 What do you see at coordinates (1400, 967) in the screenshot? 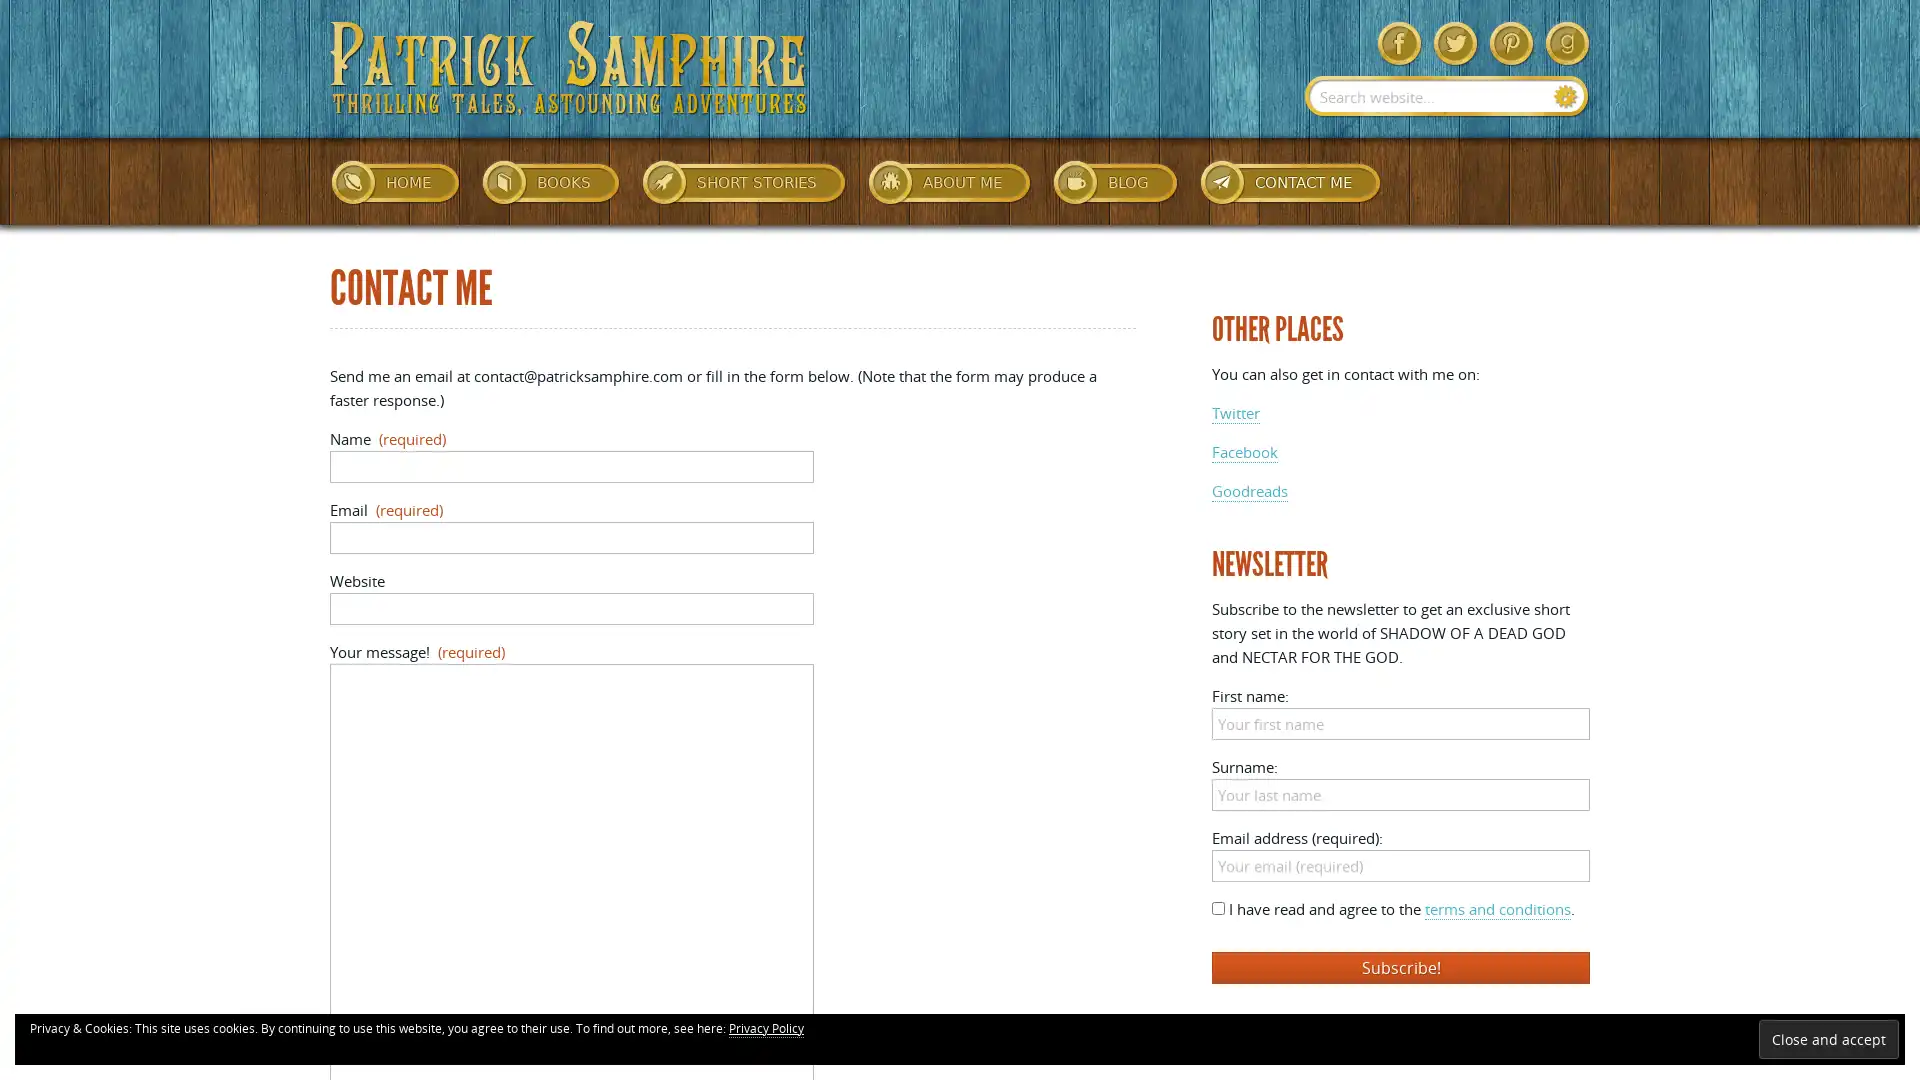
I see `Subscribe!` at bounding box center [1400, 967].